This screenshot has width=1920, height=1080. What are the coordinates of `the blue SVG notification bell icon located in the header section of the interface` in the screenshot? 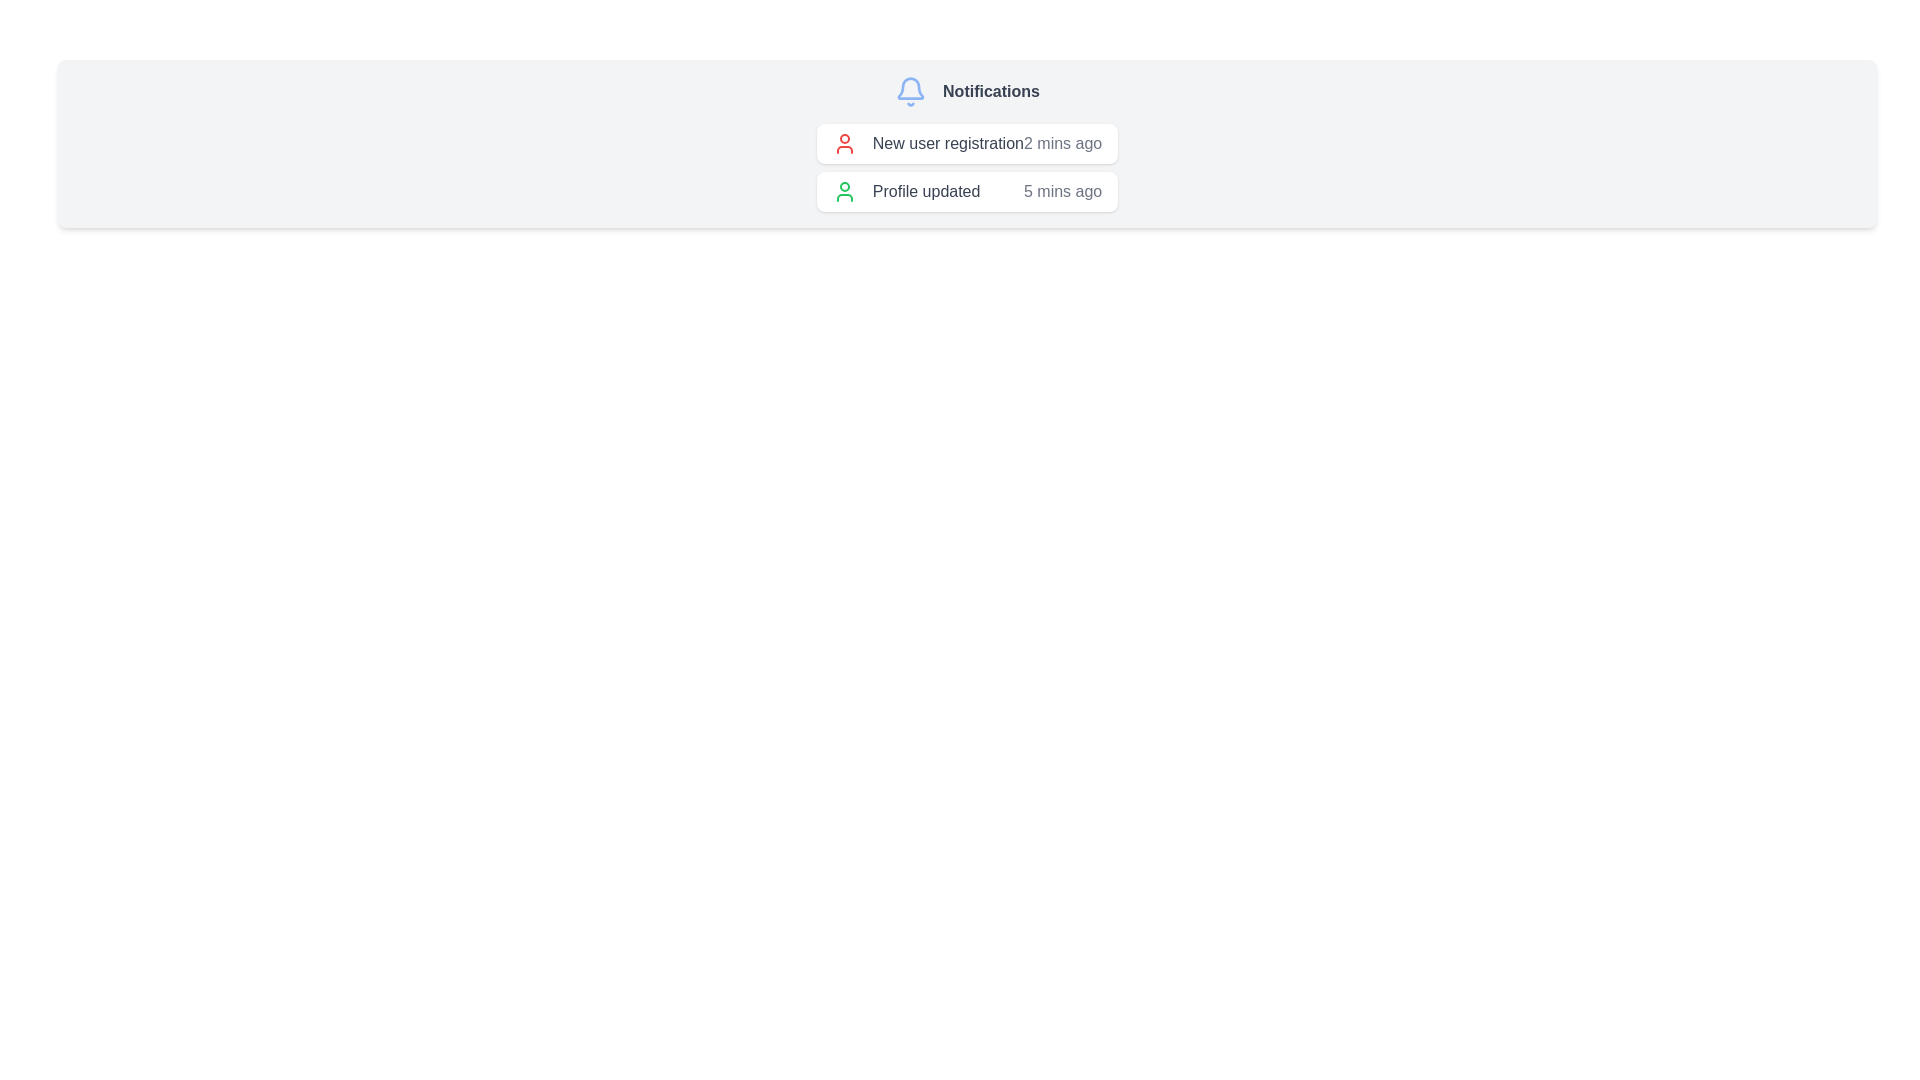 It's located at (910, 92).